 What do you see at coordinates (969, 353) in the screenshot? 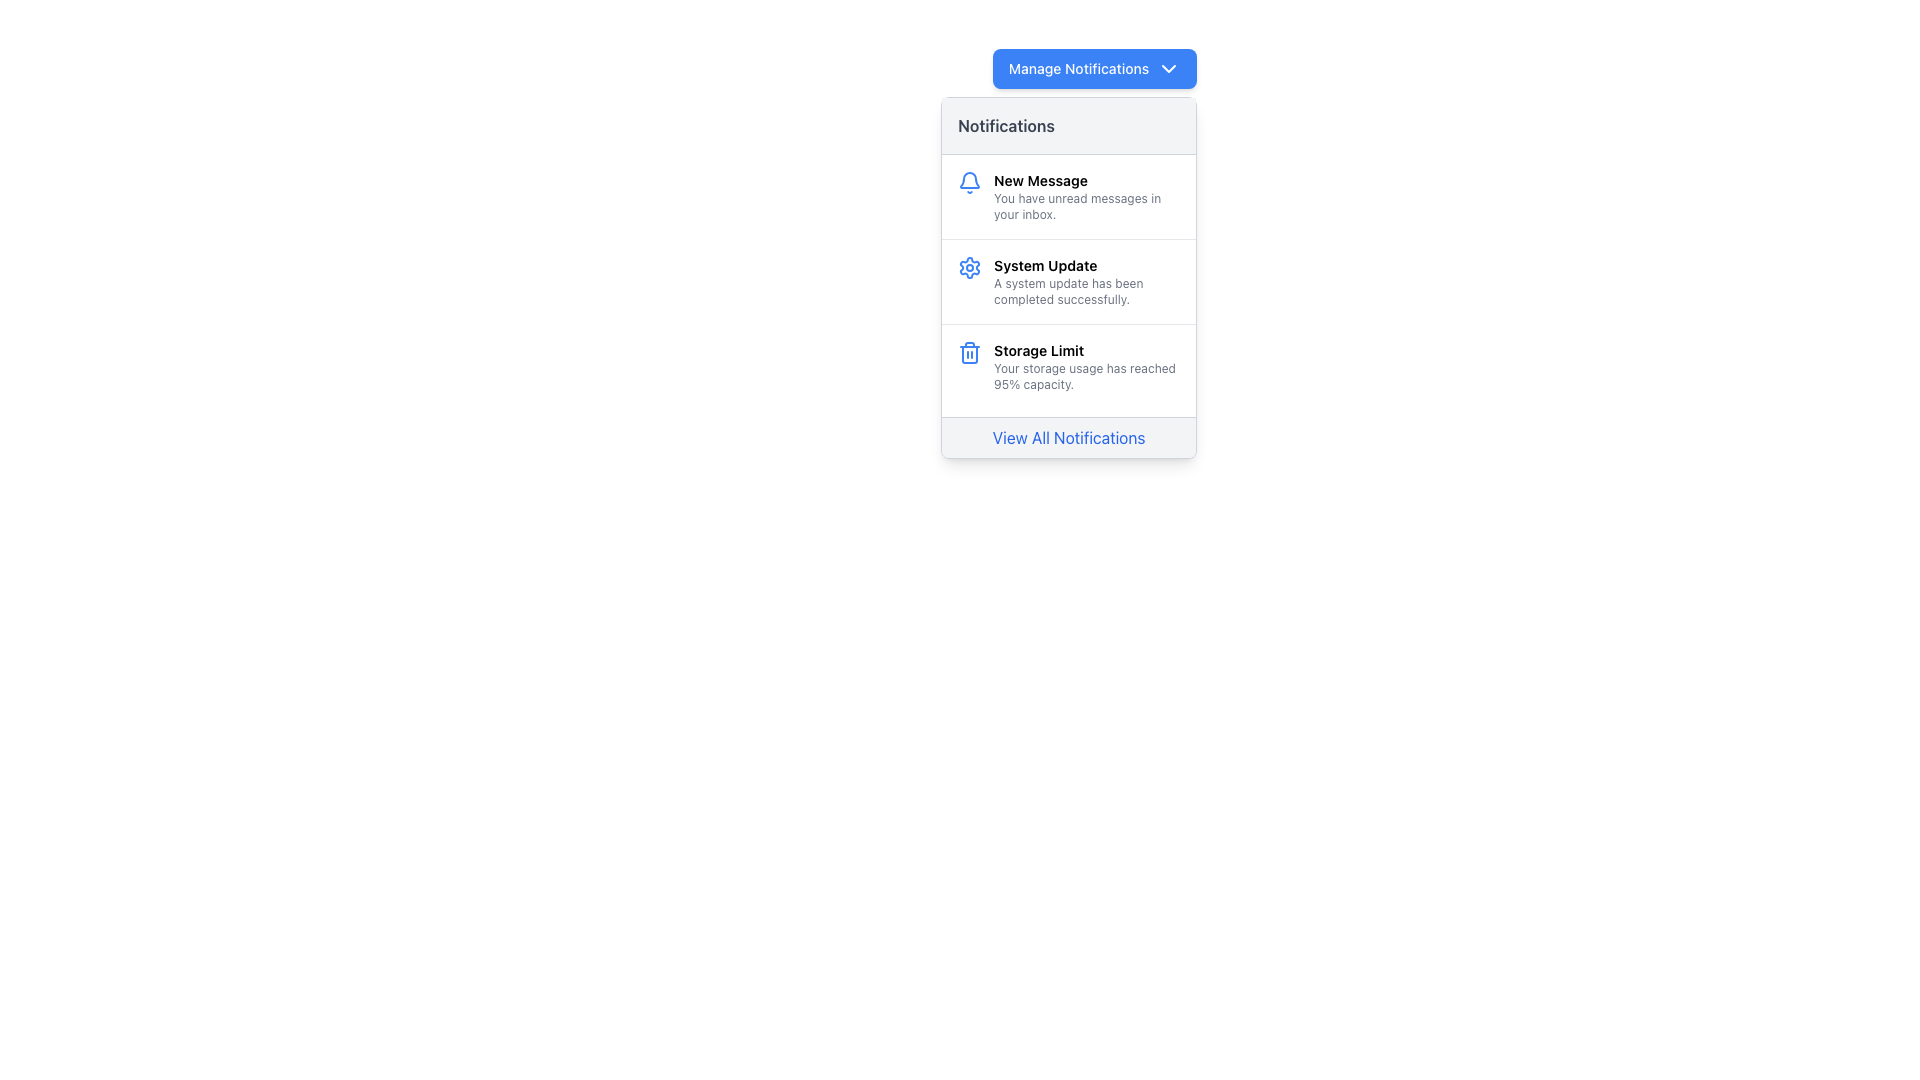
I see `the trash can icon located to the left of the 'Storage Limit' notification text within the 'Manage Notifications' dropdown panel` at bounding box center [969, 353].